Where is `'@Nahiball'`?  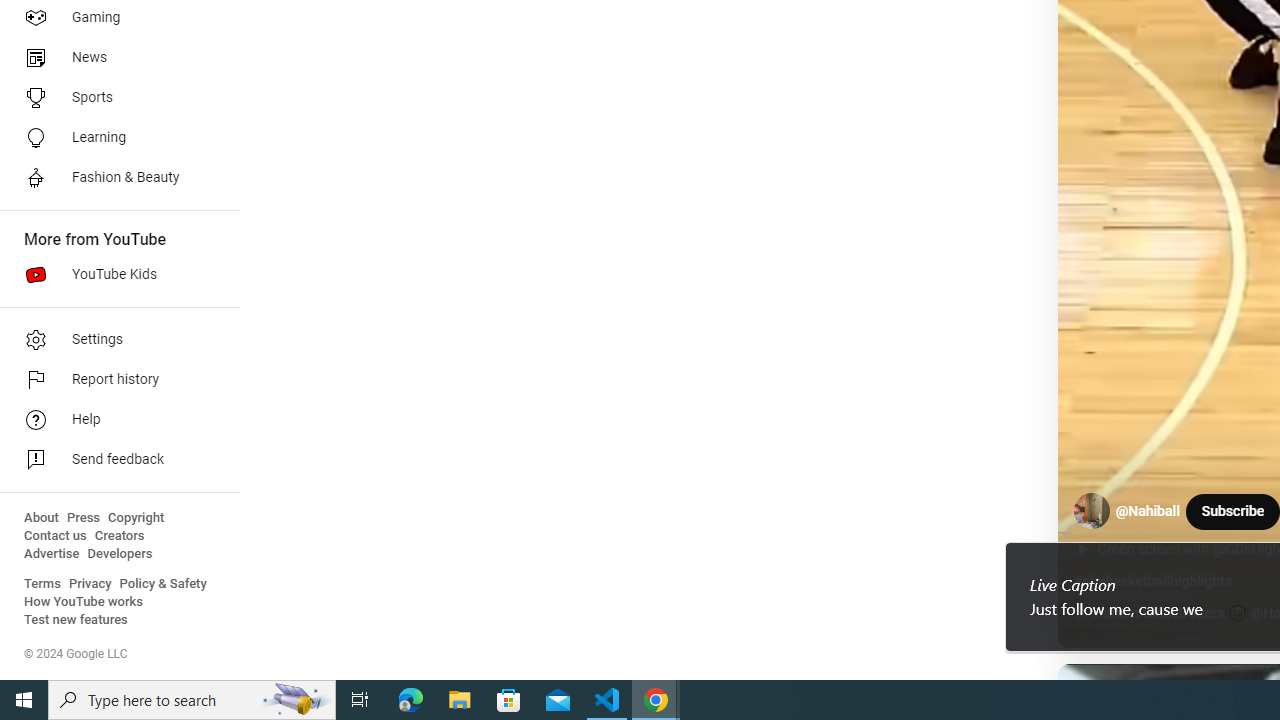 '@Nahiball' is located at coordinates (1148, 510).